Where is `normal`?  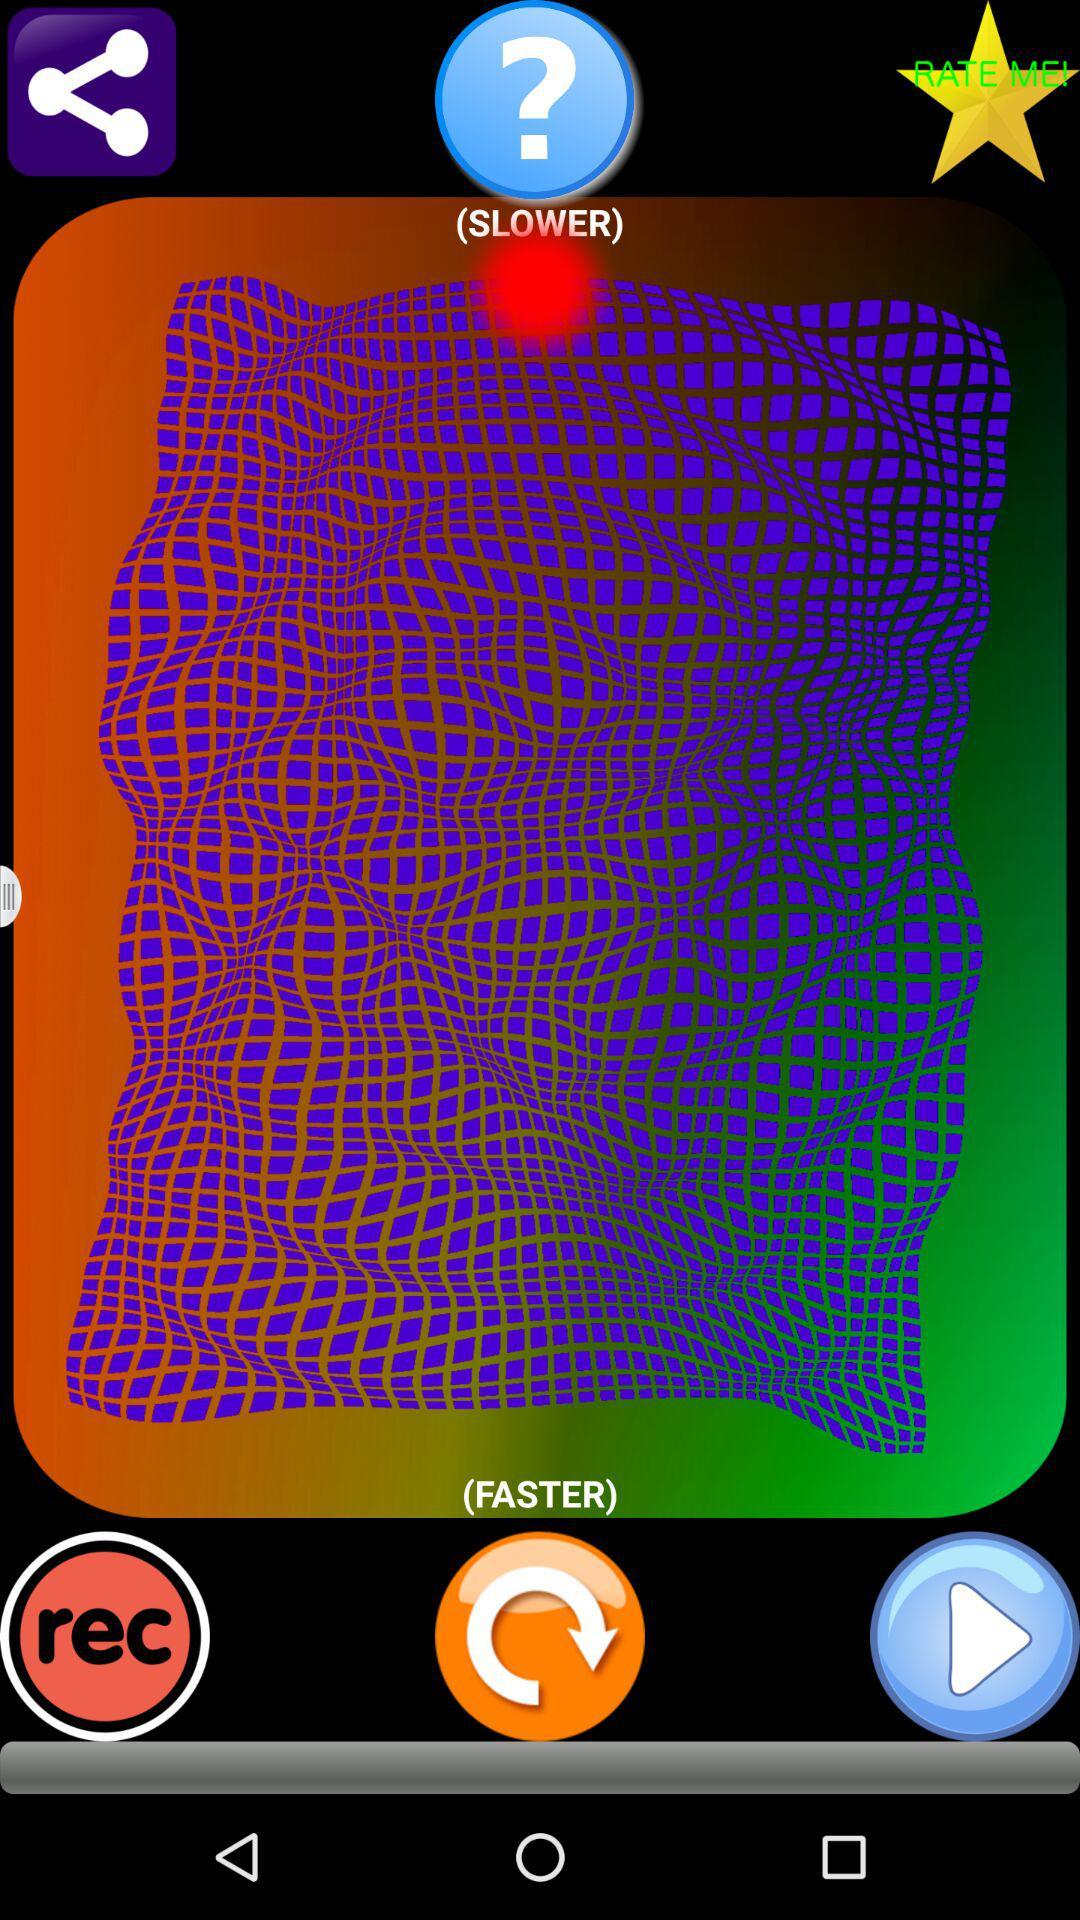 normal is located at coordinates (974, 1636).